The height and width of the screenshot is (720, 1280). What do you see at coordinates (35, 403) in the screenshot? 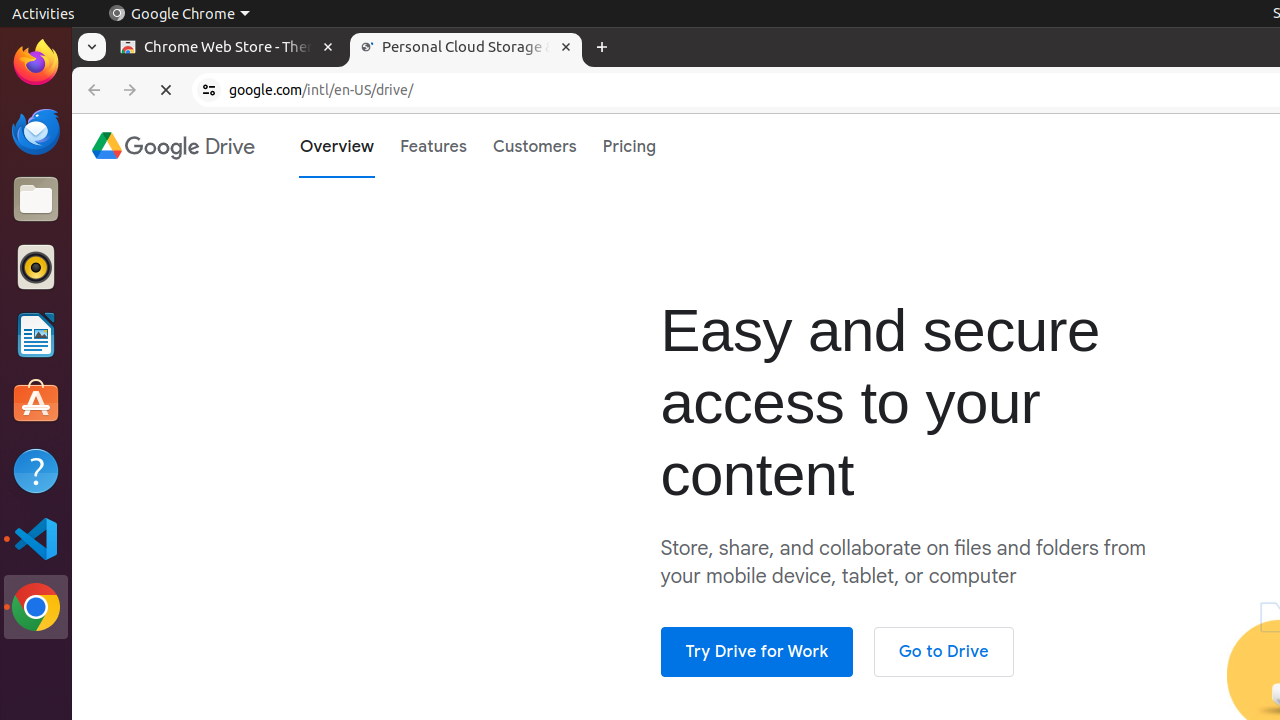
I see `'Ubuntu Software'` at bounding box center [35, 403].